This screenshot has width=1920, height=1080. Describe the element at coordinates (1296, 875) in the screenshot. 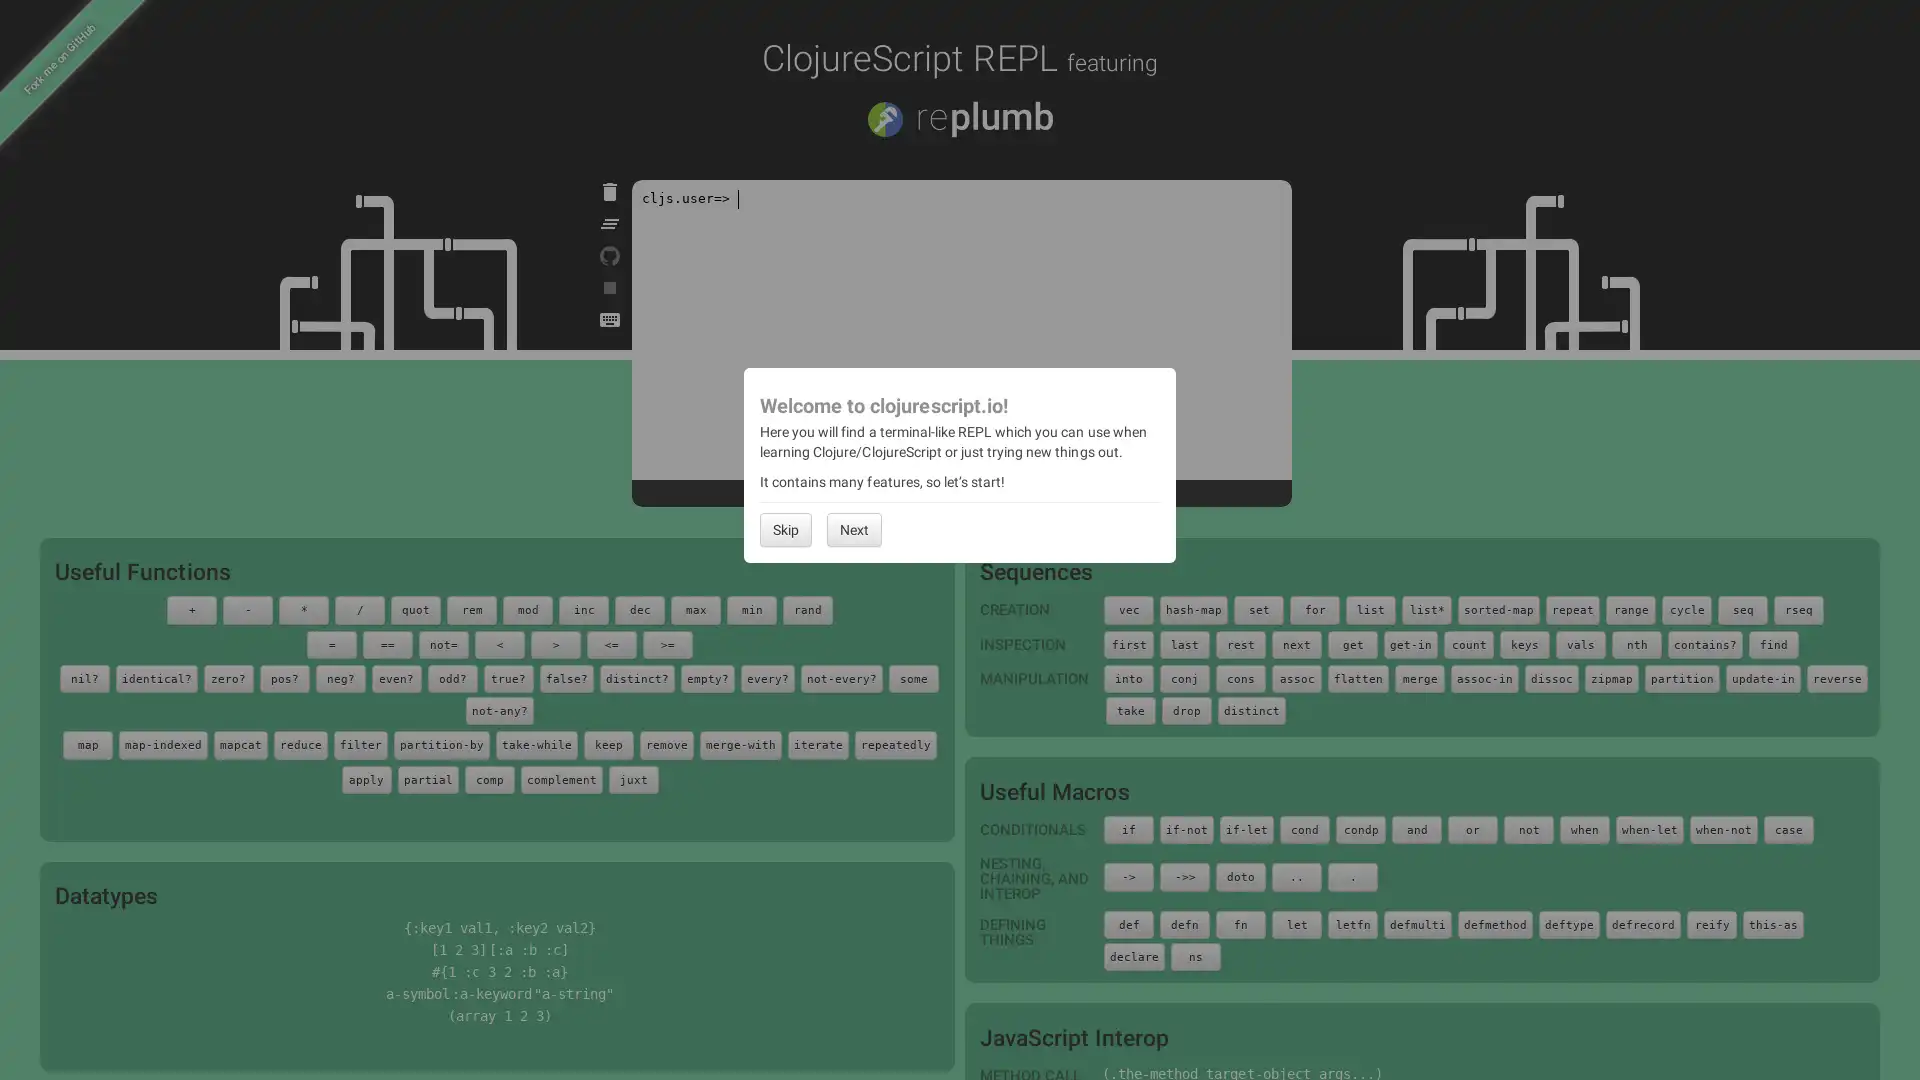

I see `..` at that location.